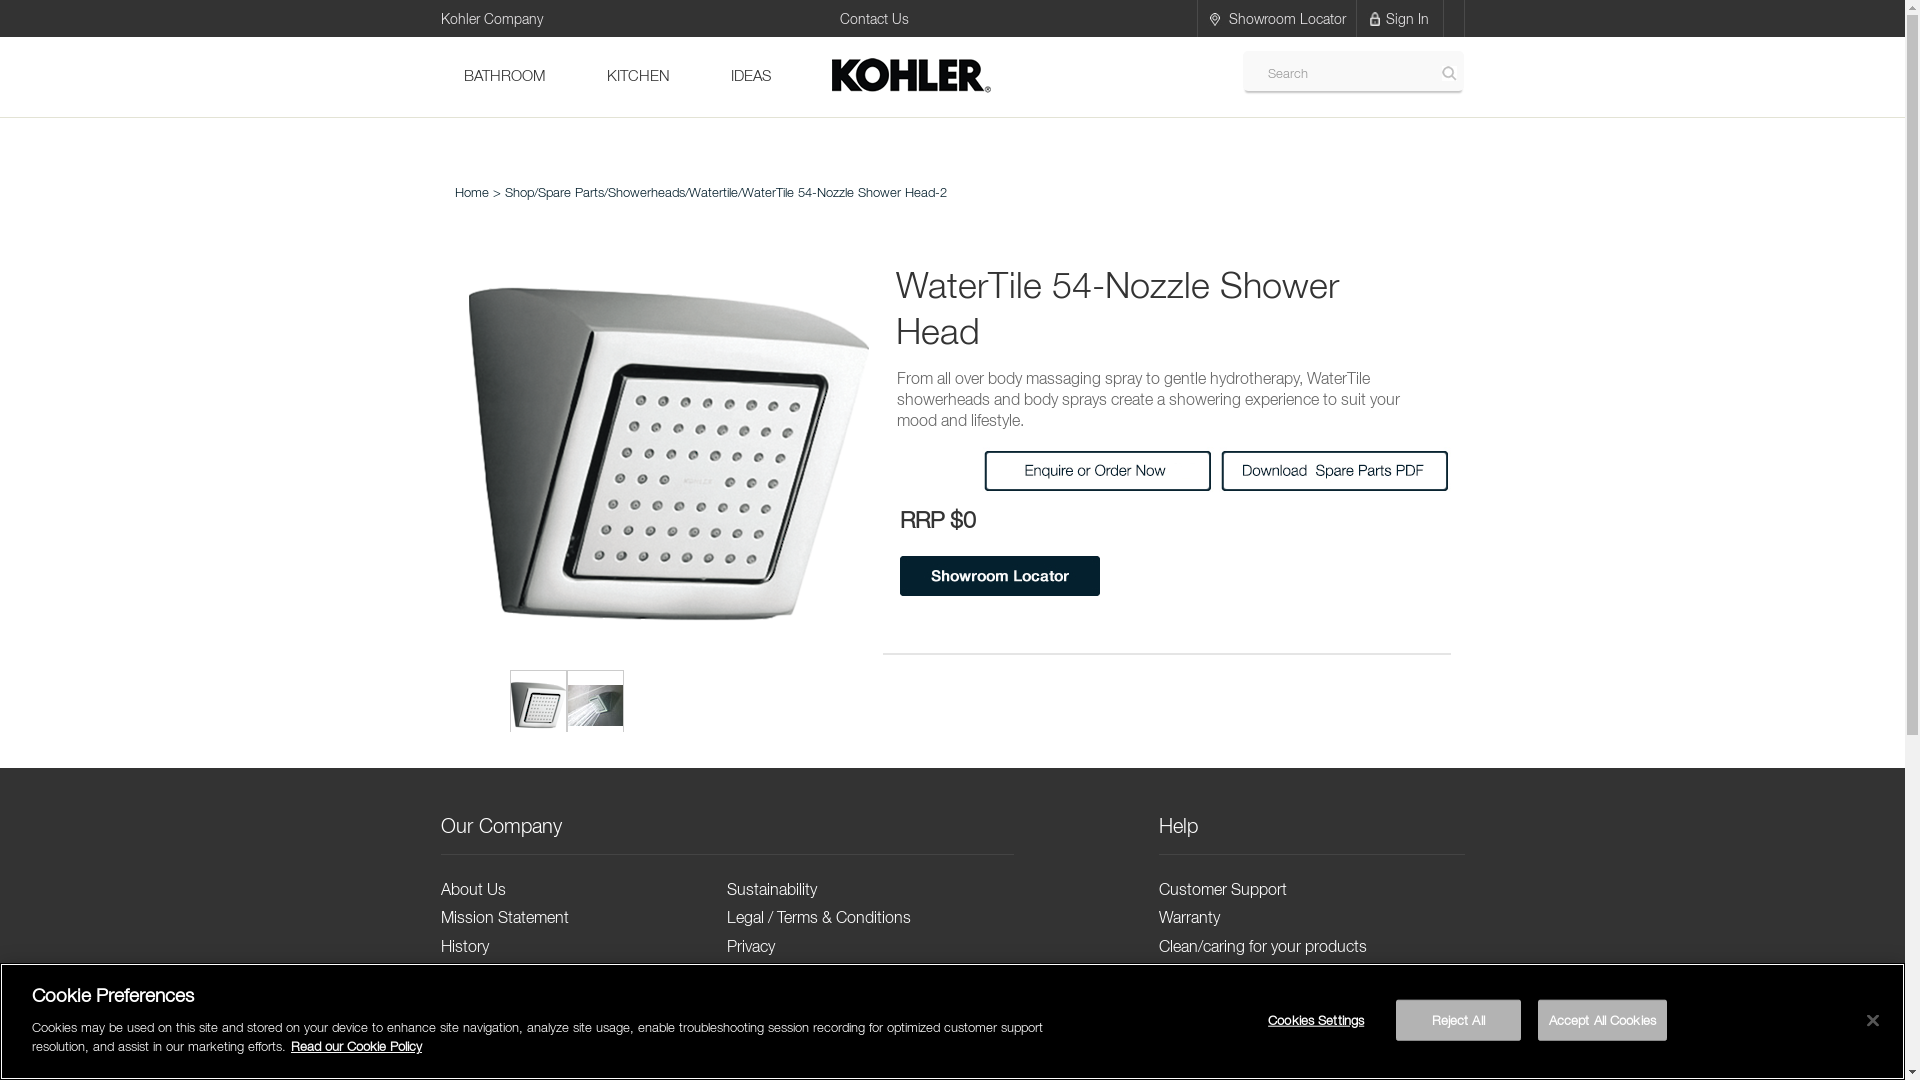 The image size is (1920, 1080). I want to click on 'LOGO', so click(828, 76).